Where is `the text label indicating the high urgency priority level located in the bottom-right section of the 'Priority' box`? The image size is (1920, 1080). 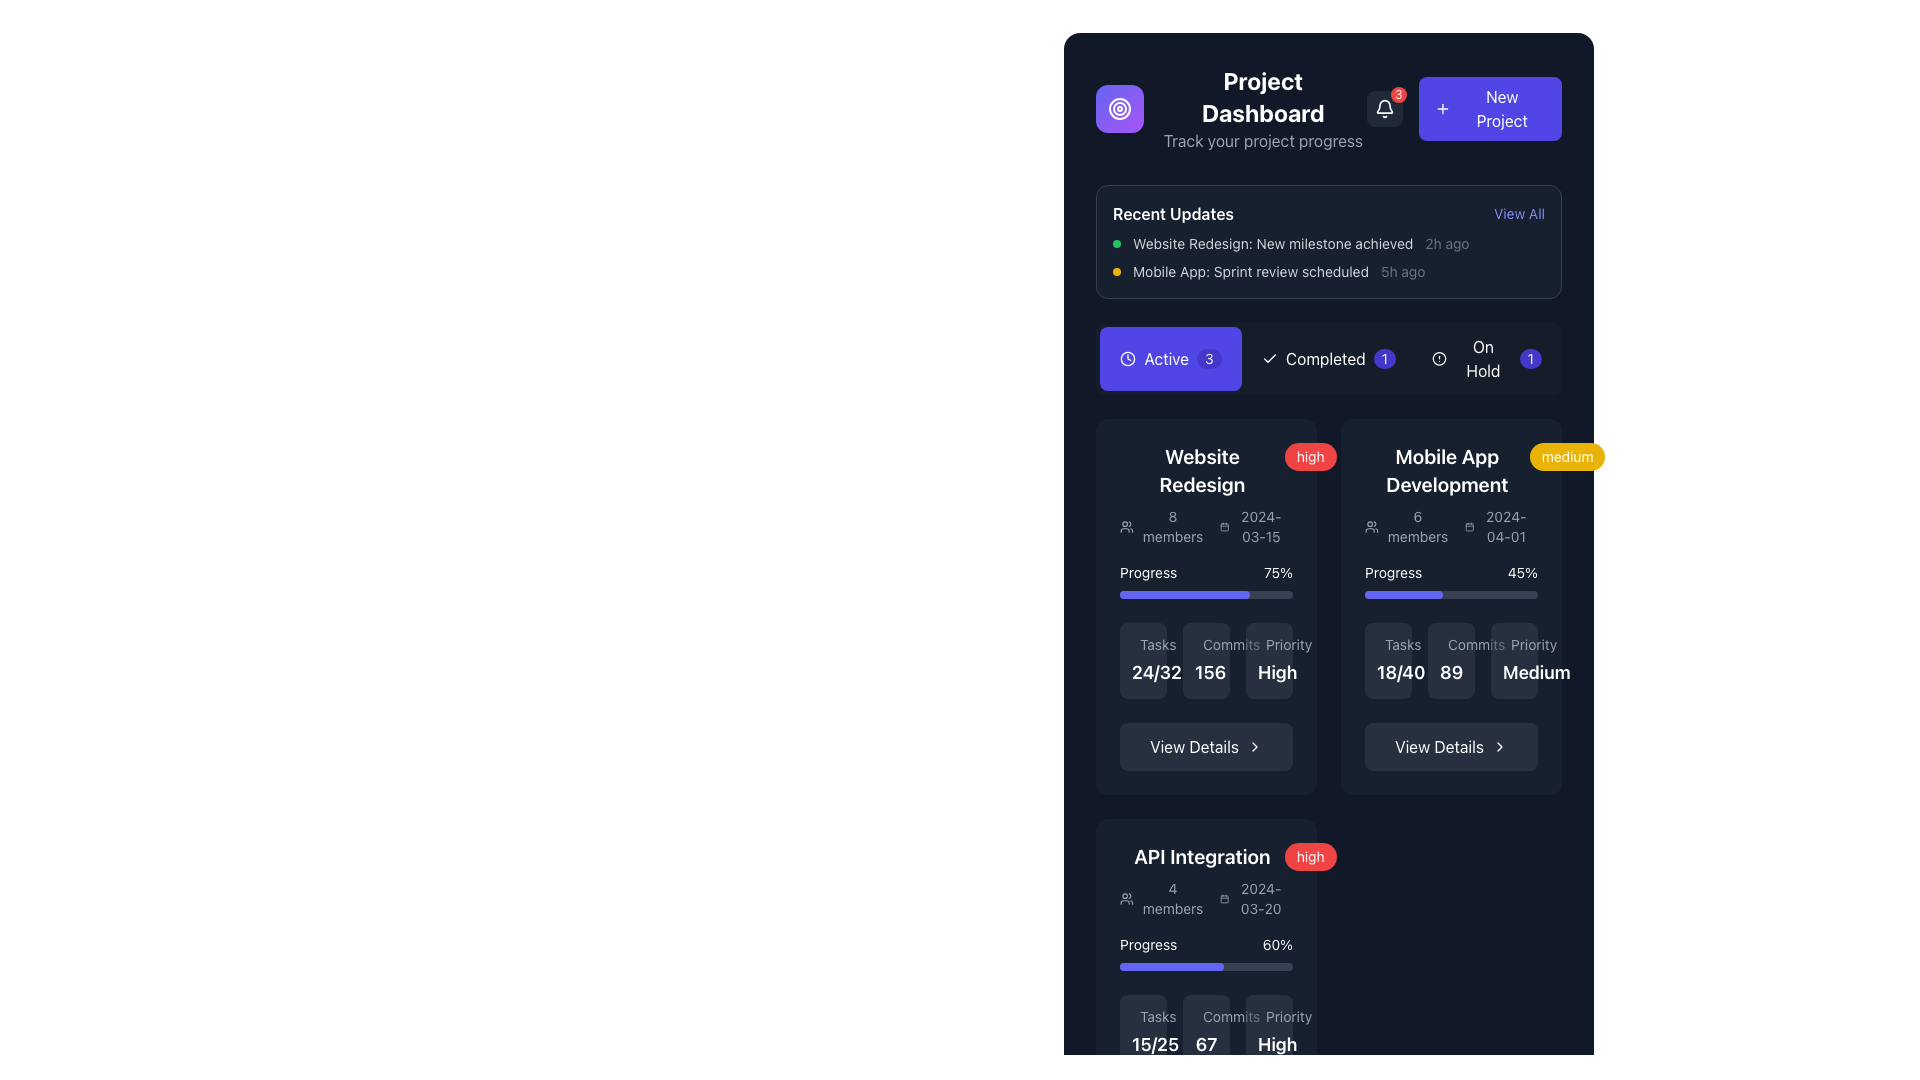 the text label indicating the high urgency priority level located in the bottom-right section of the 'Priority' box is located at coordinates (1268, 660).